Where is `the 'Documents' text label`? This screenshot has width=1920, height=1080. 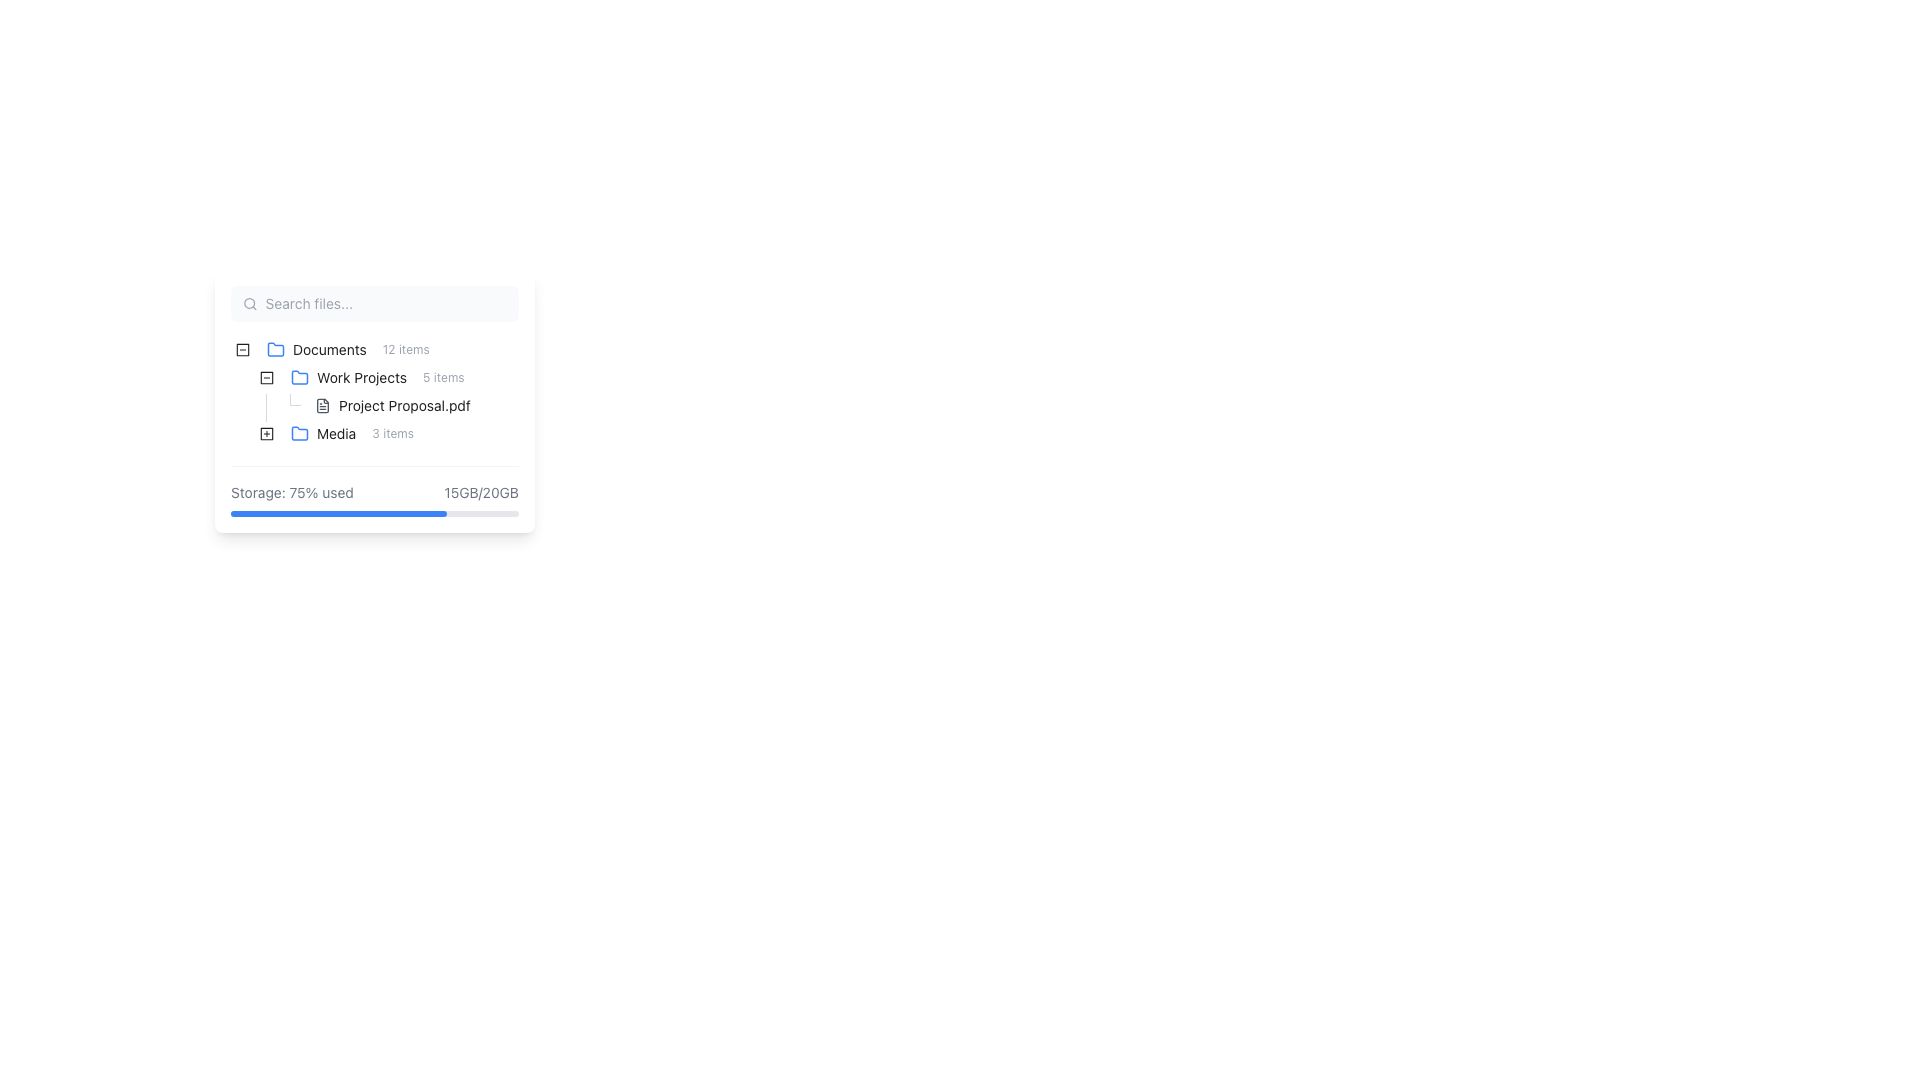
the 'Documents' text label is located at coordinates (329, 349).